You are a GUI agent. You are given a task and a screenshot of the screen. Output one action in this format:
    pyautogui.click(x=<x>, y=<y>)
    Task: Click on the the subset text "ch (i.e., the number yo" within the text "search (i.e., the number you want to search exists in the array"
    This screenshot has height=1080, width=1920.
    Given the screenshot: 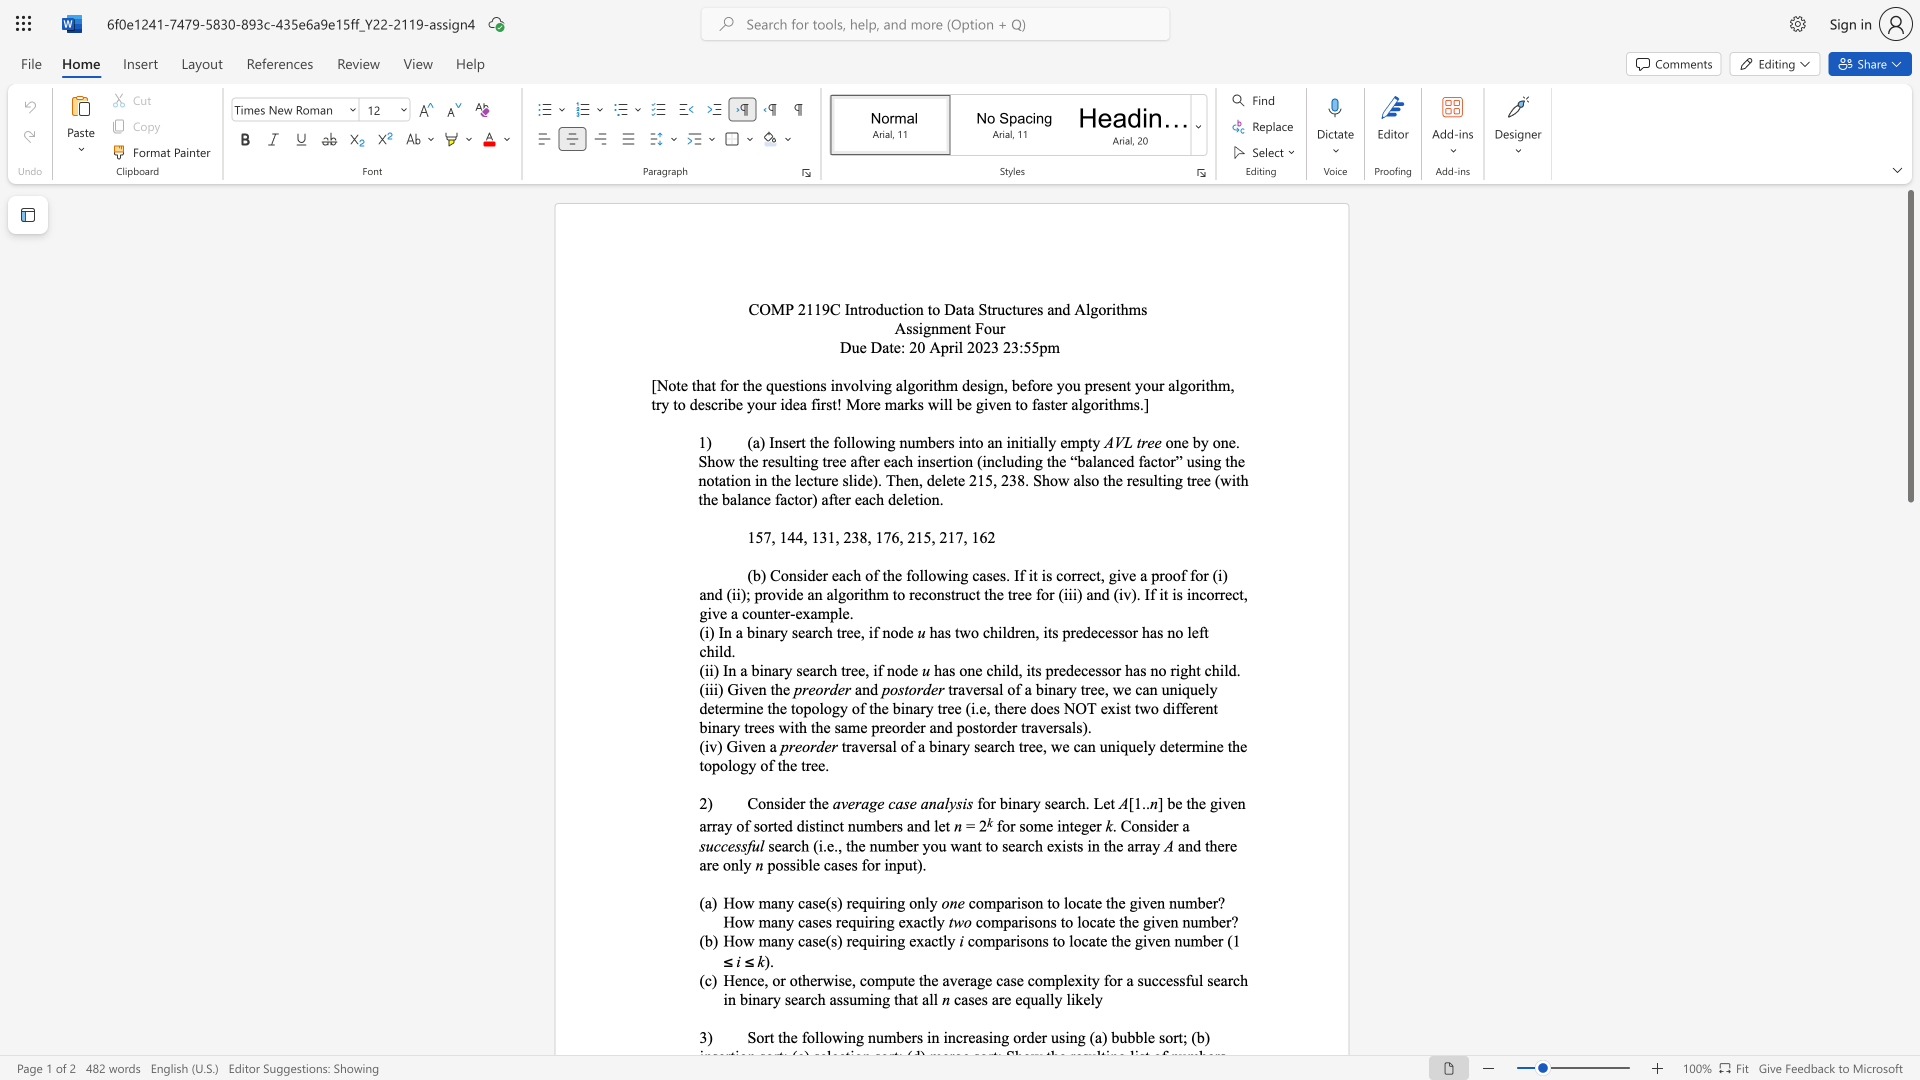 What is the action you would take?
    pyautogui.click(x=793, y=846)
    